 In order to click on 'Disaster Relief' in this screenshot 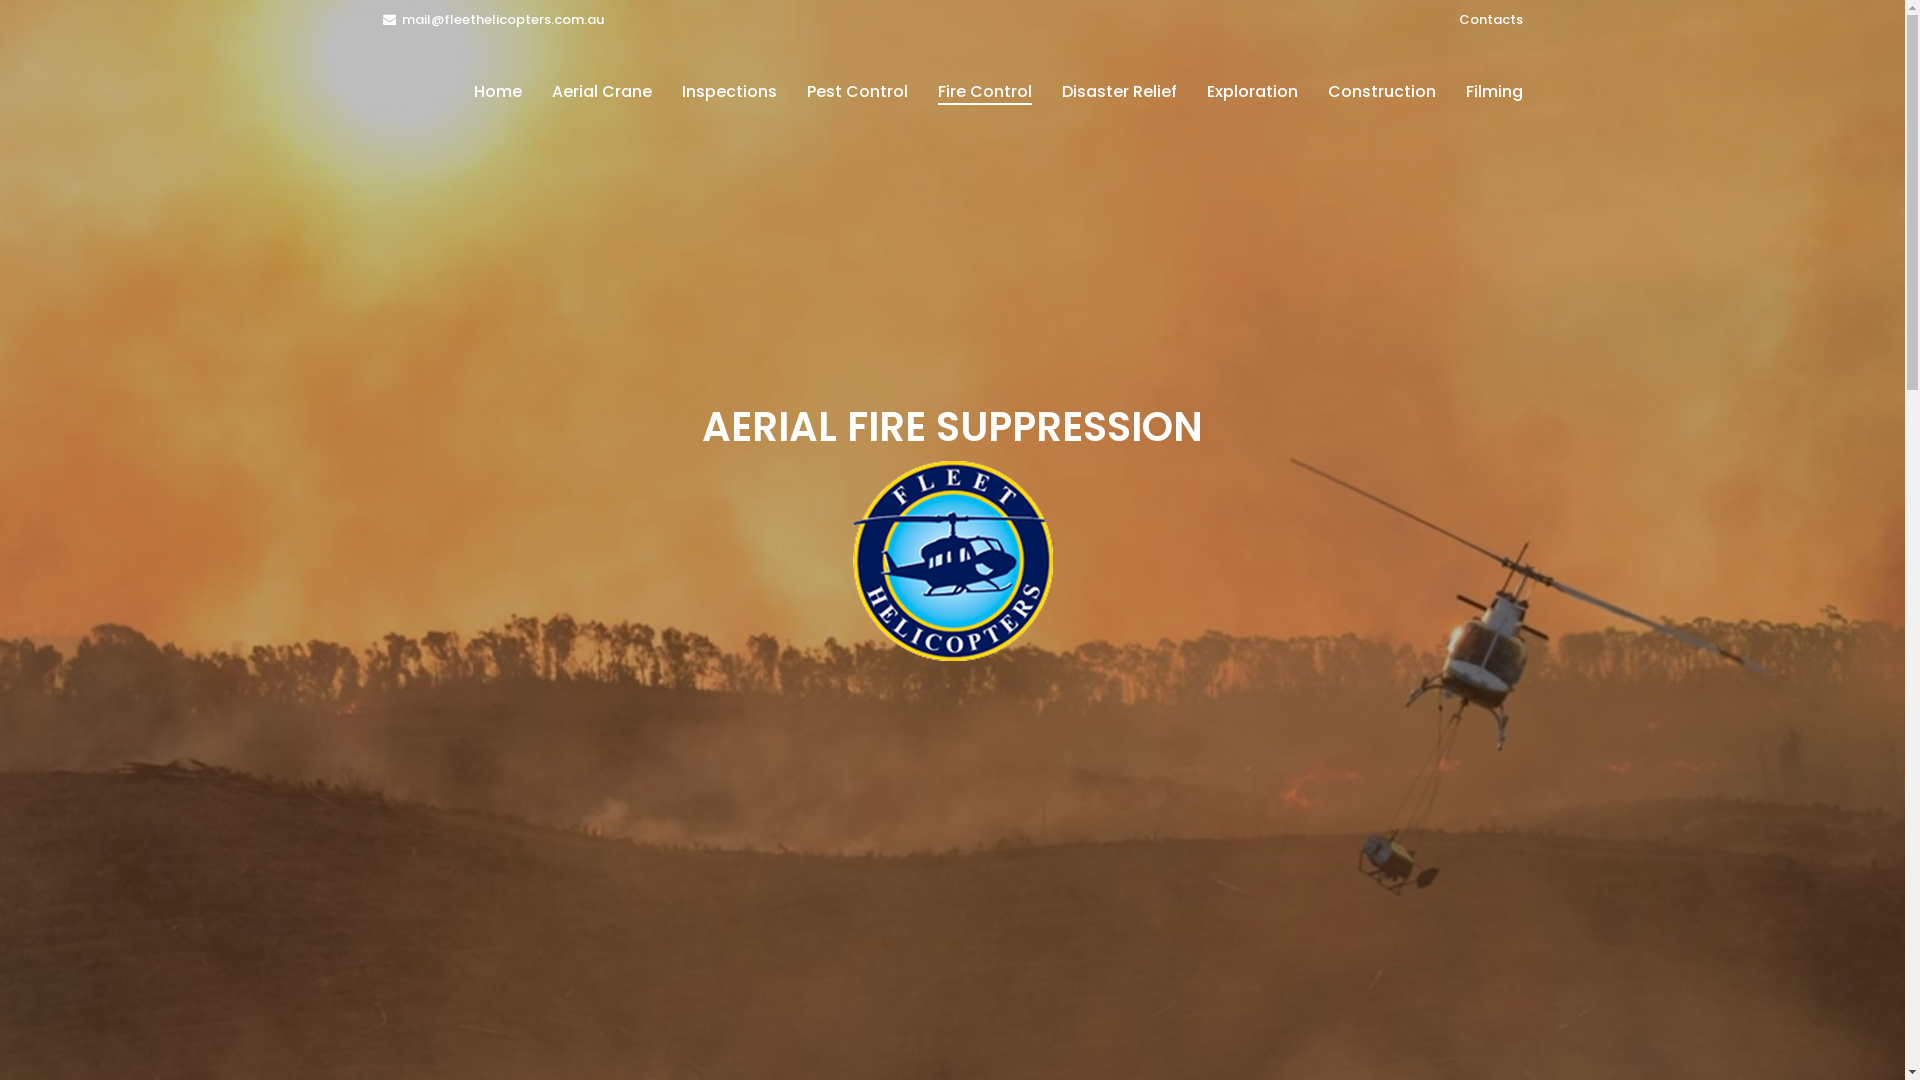, I will do `click(1117, 92)`.